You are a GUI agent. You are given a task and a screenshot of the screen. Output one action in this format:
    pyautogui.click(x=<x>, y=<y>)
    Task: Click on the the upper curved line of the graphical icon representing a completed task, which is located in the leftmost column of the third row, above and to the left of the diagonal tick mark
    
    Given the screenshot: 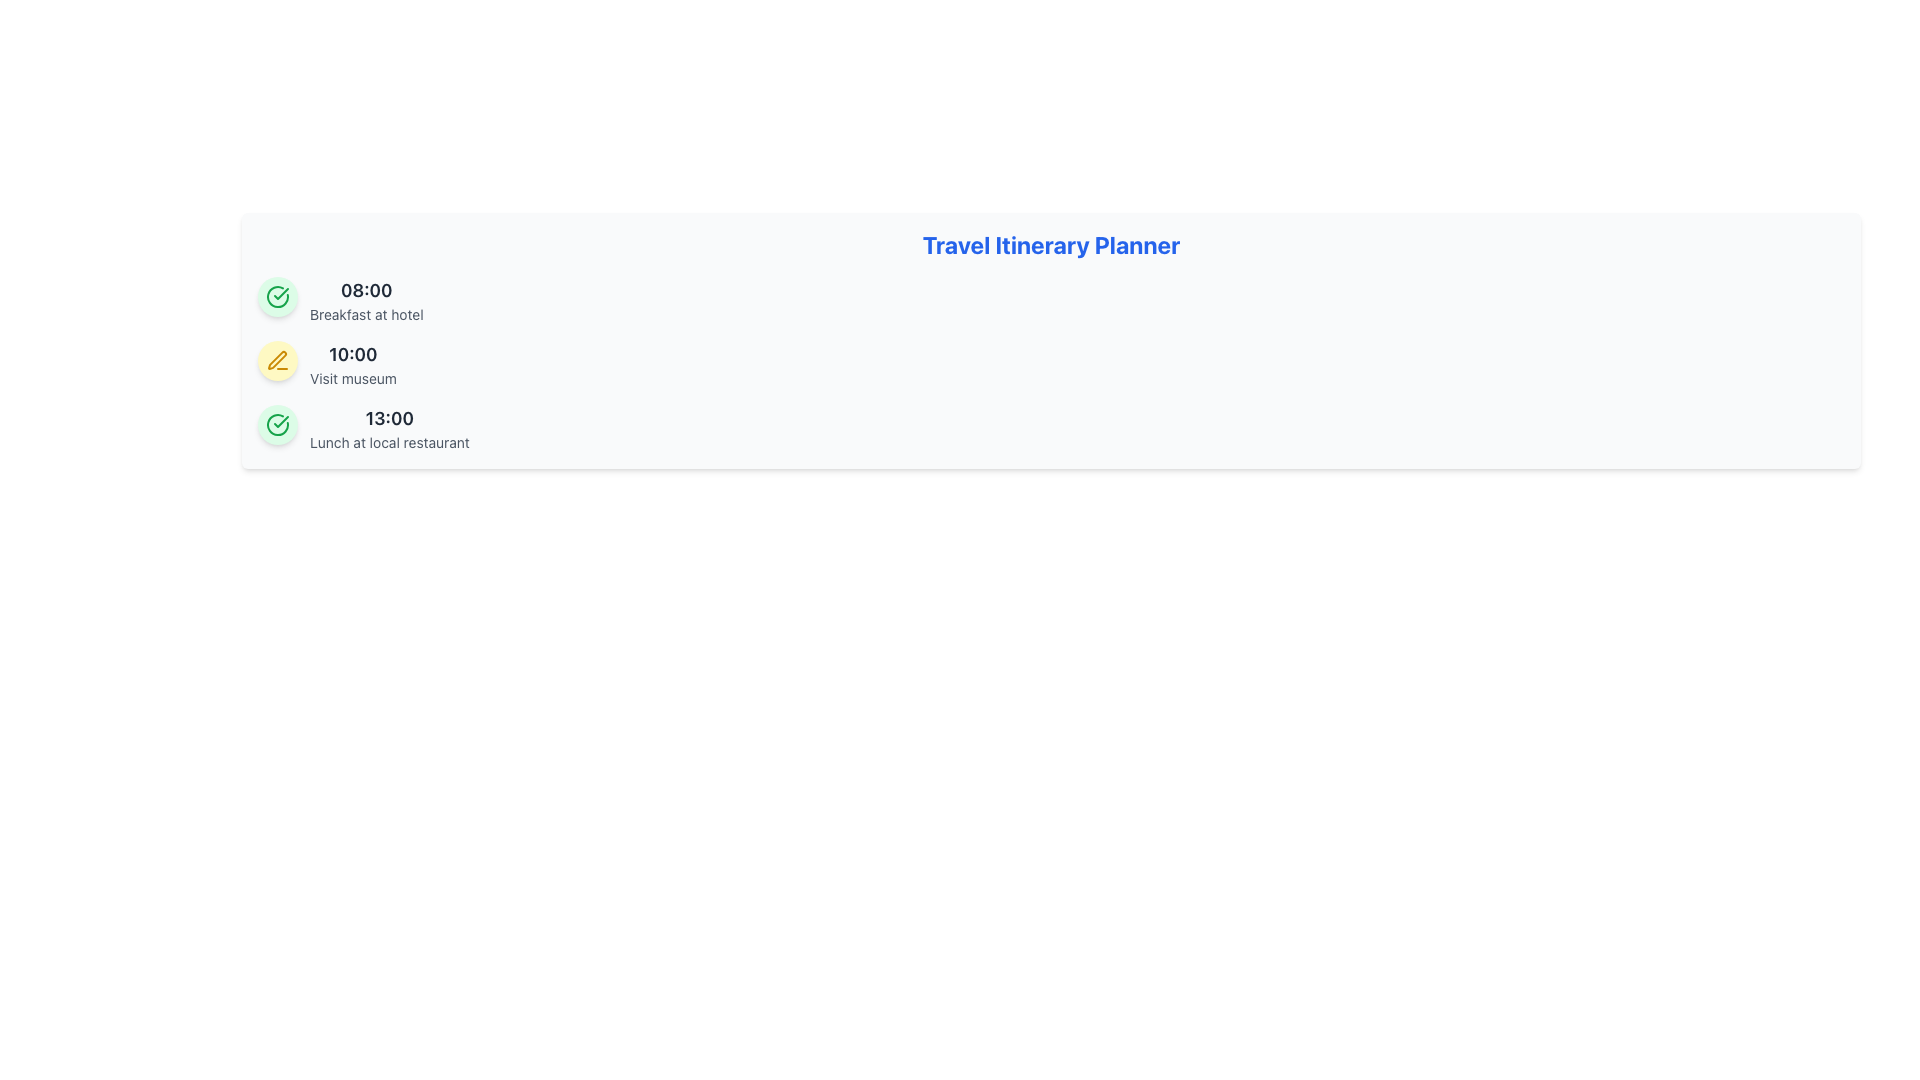 What is the action you would take?
    pyautogui.click(x=277, y=423)
    